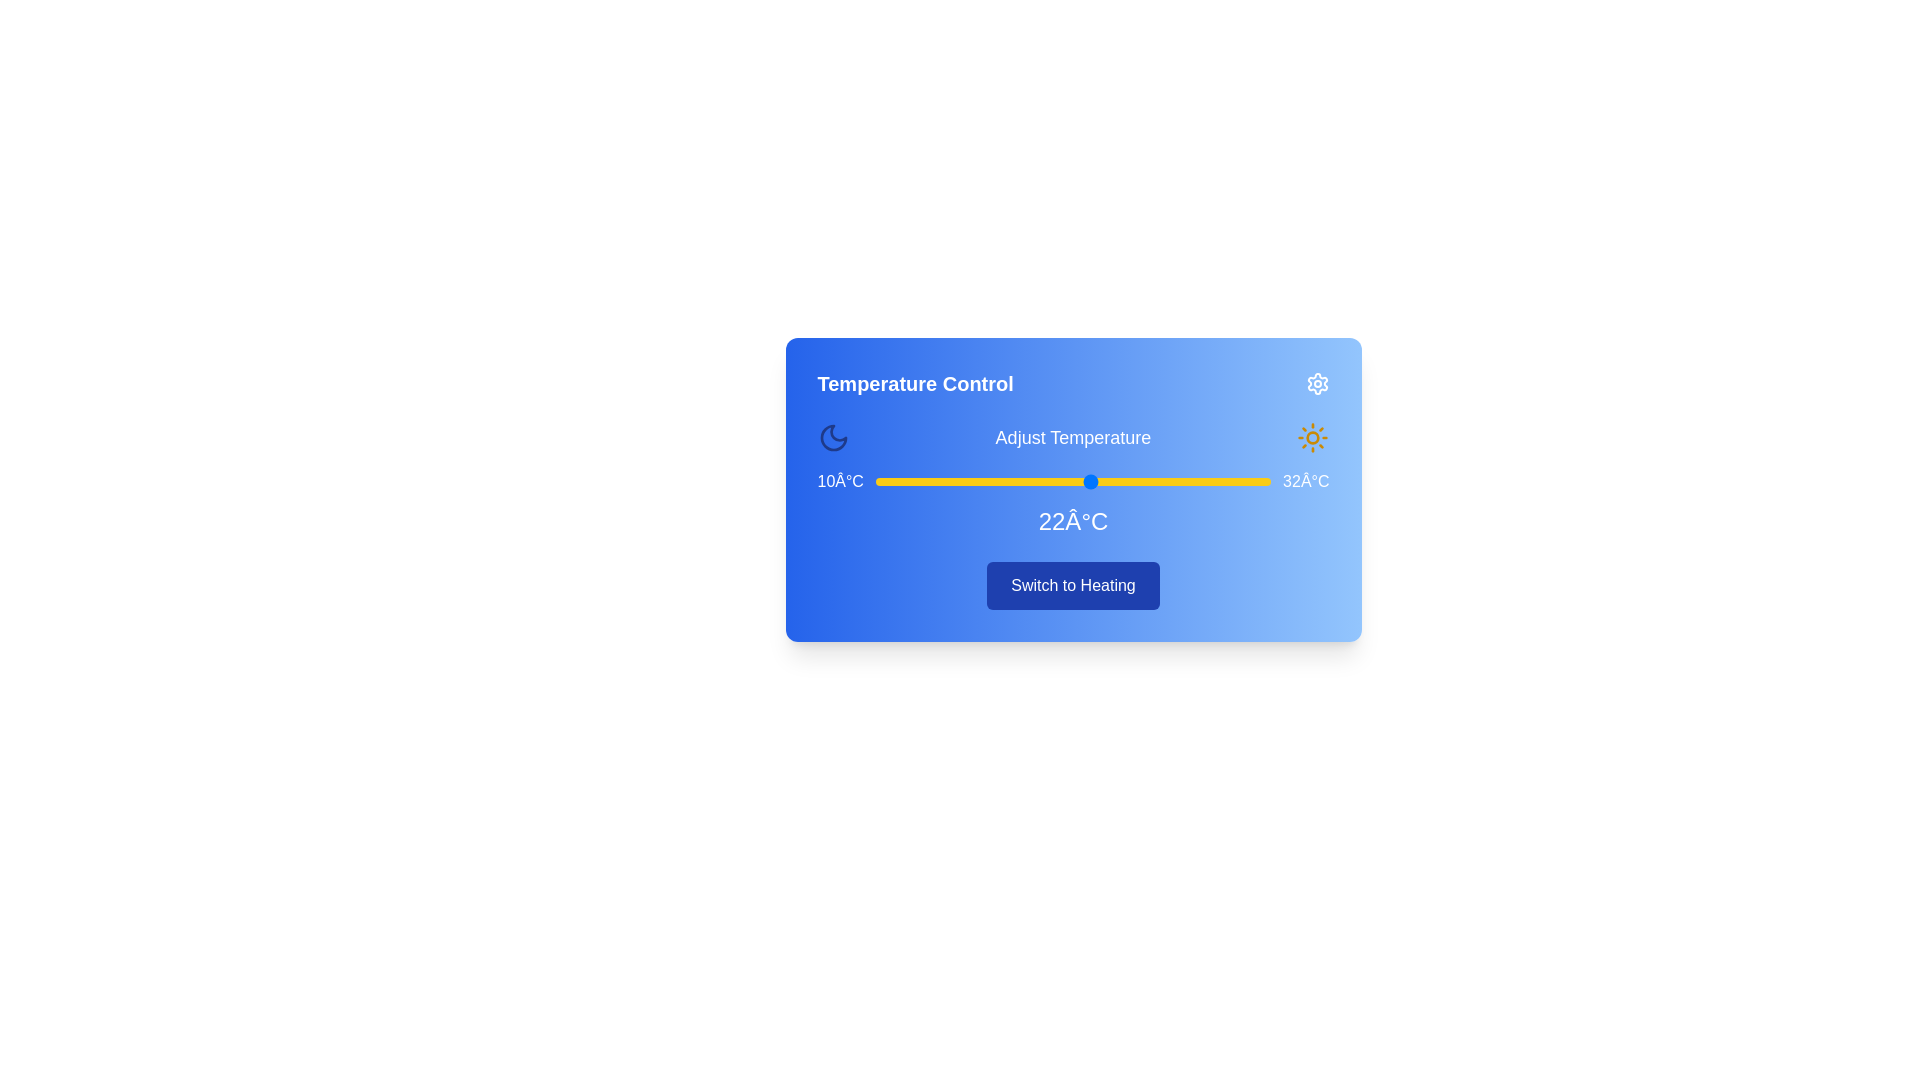 The image size is (1920, 1080). I want to click on the 'Settings' icon to access additional options, so click(1317, 384).